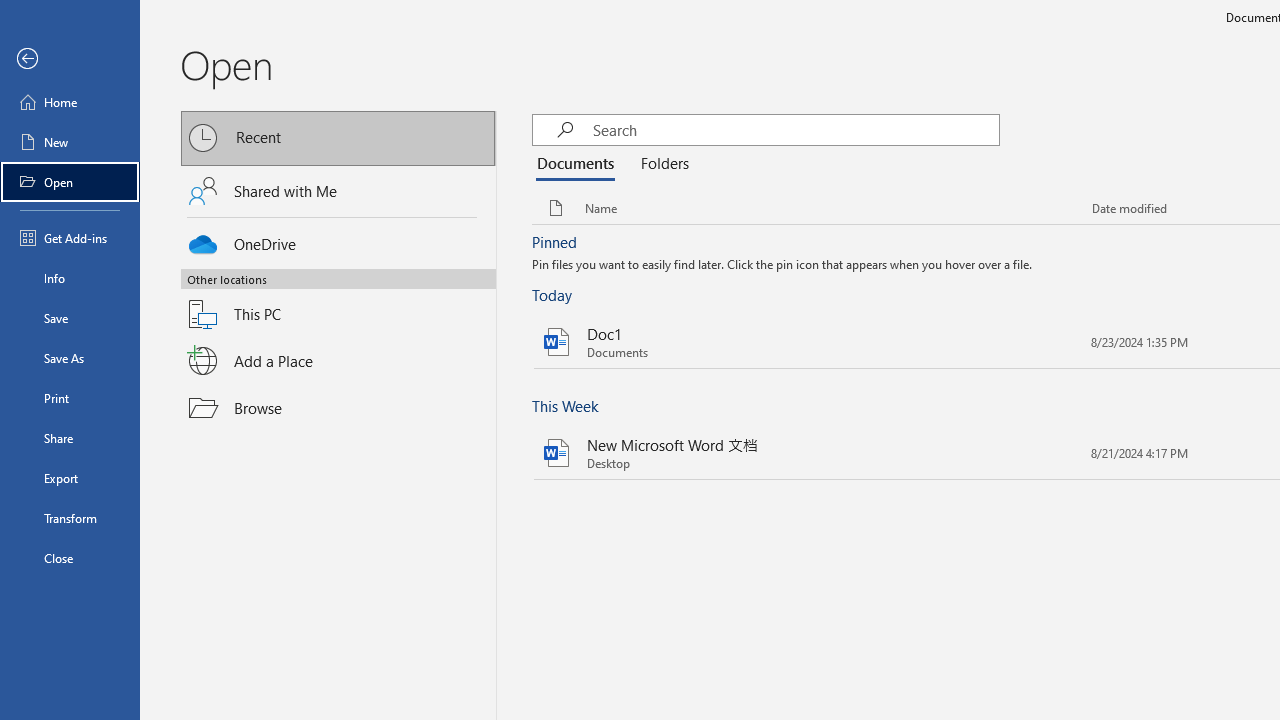 The image size is (1280, 720). Describe the element at coordinates (69, 236) in the screenshot. I see `'Get Add-ins'` at that location.